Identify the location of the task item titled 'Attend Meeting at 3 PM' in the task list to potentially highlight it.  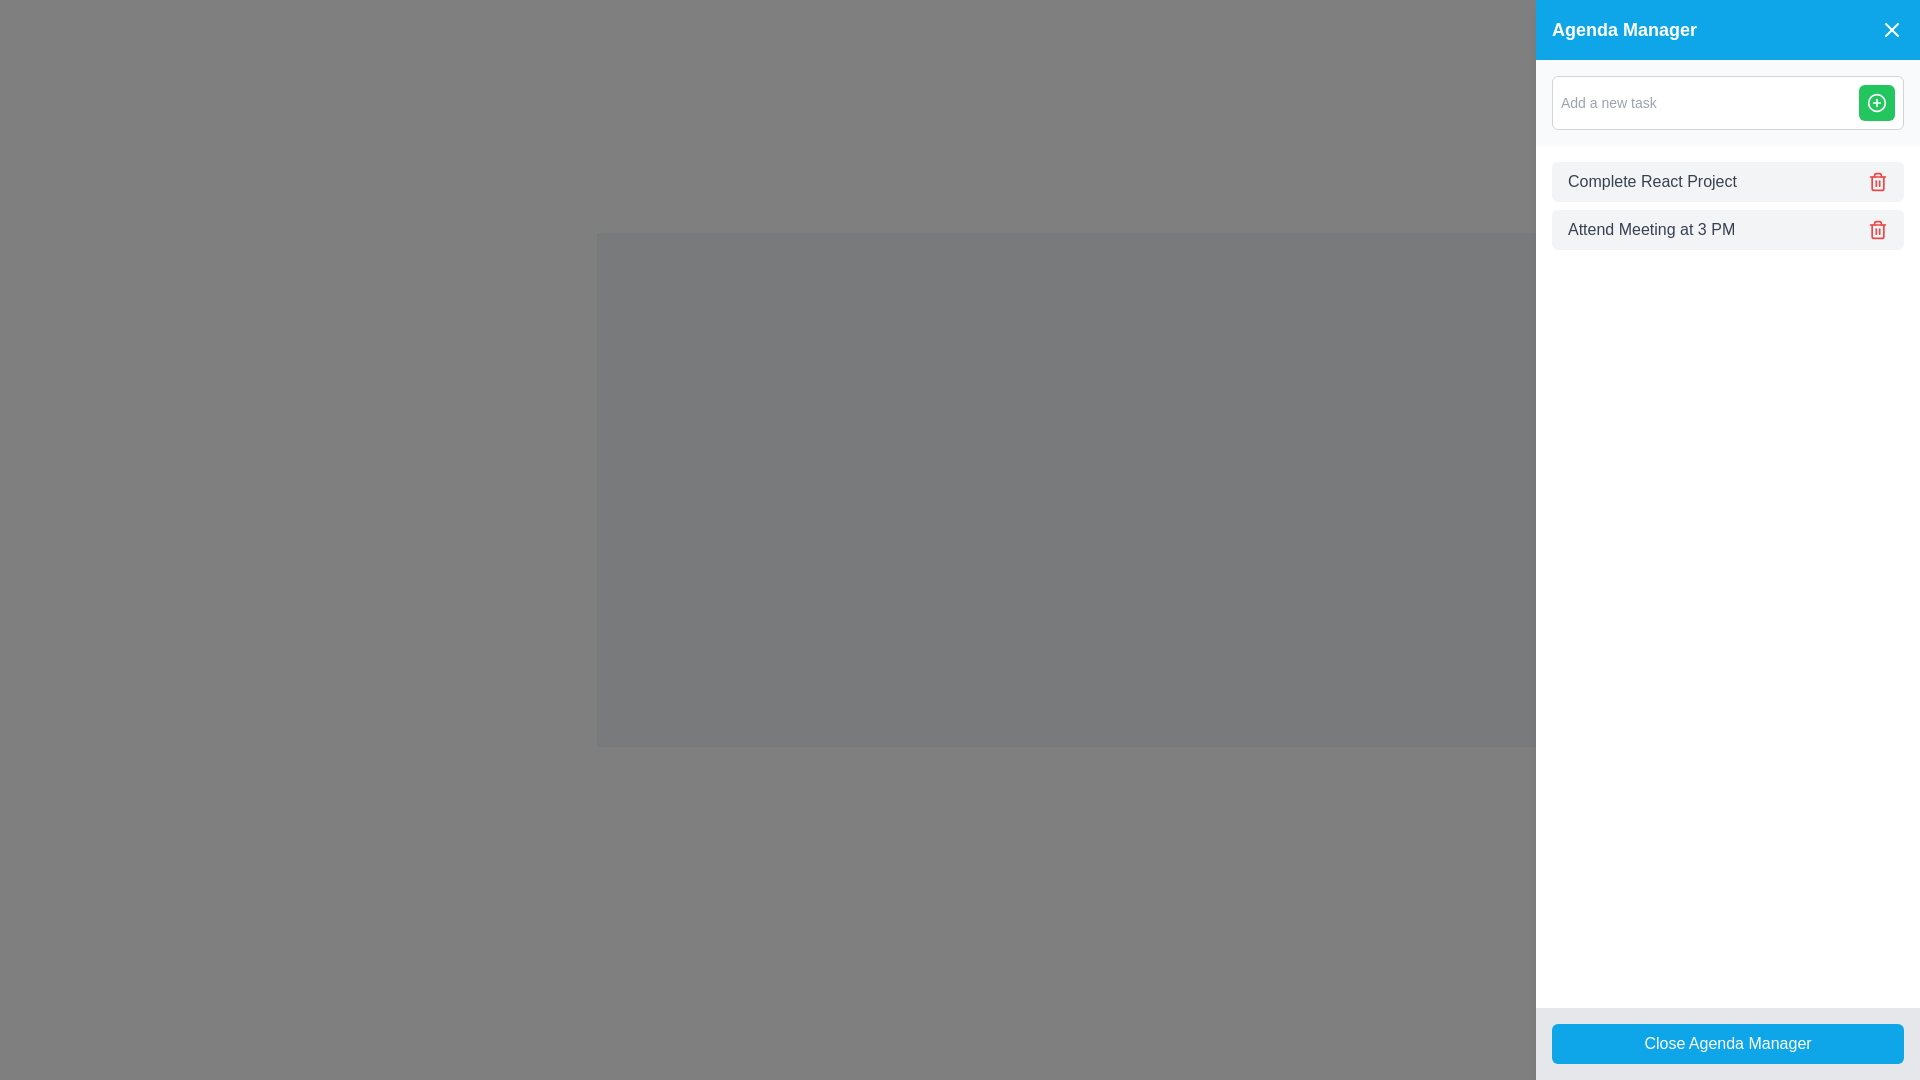
(1727, 229).